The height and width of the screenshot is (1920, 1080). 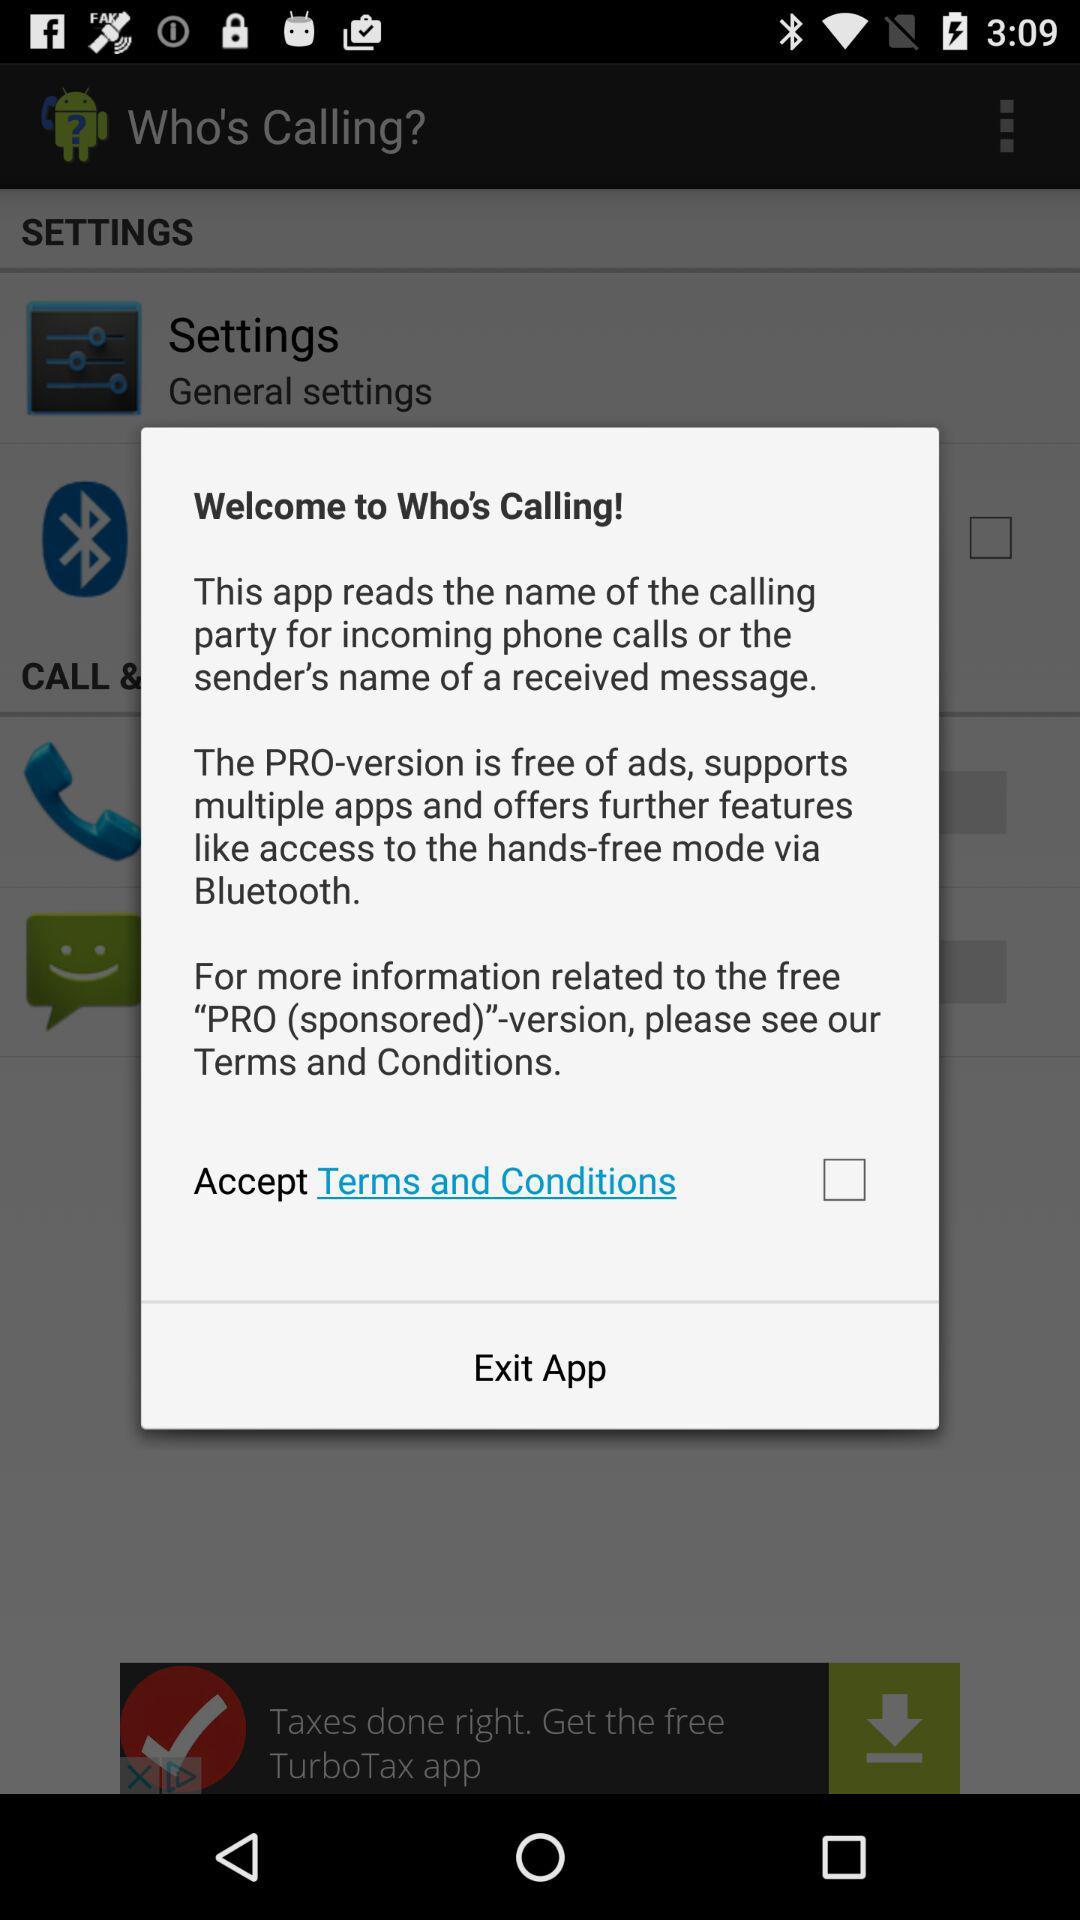 What do you see at coordinates (844, 1179) in the screenshot?
I see `accept terms and conditions box` at bounding box center [844, 1179].